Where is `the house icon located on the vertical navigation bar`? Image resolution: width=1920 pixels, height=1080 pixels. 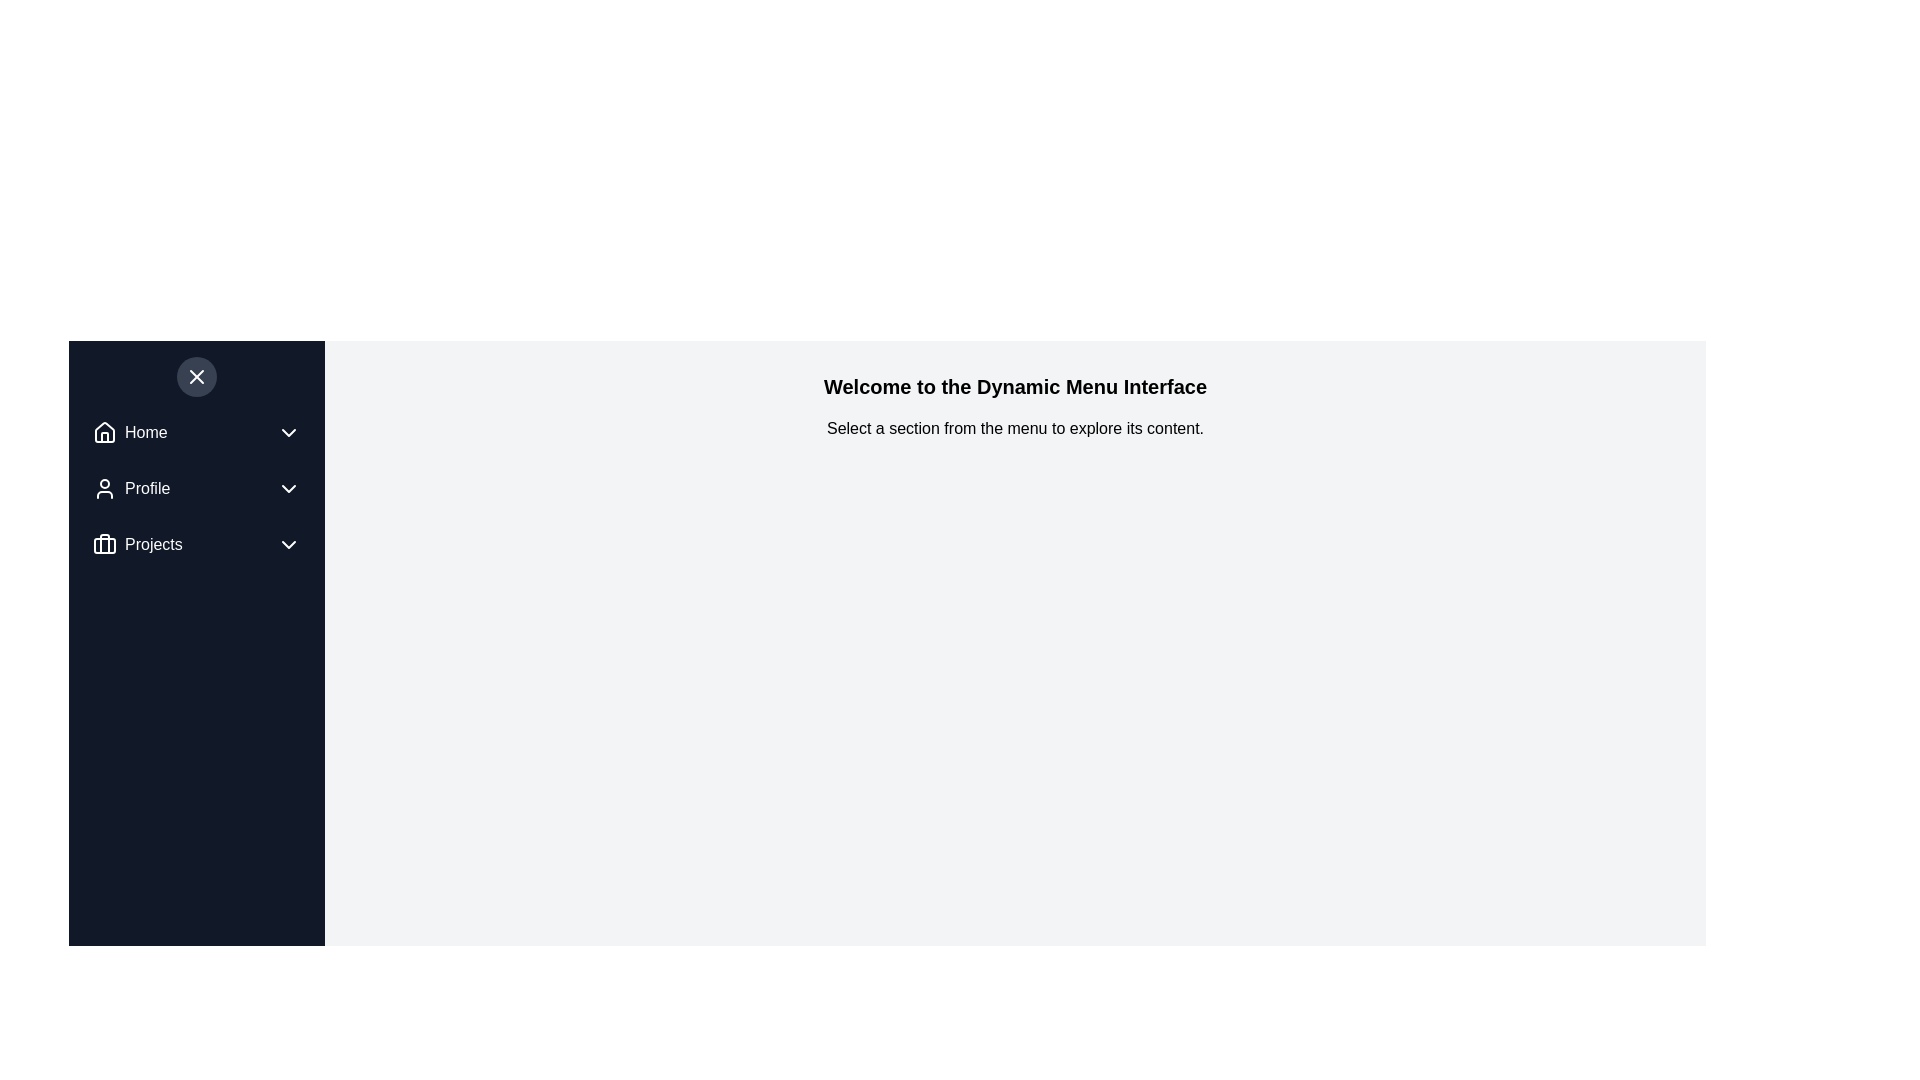
the house icon located on the vertical navigation bar is located at coordinates (104, 431).